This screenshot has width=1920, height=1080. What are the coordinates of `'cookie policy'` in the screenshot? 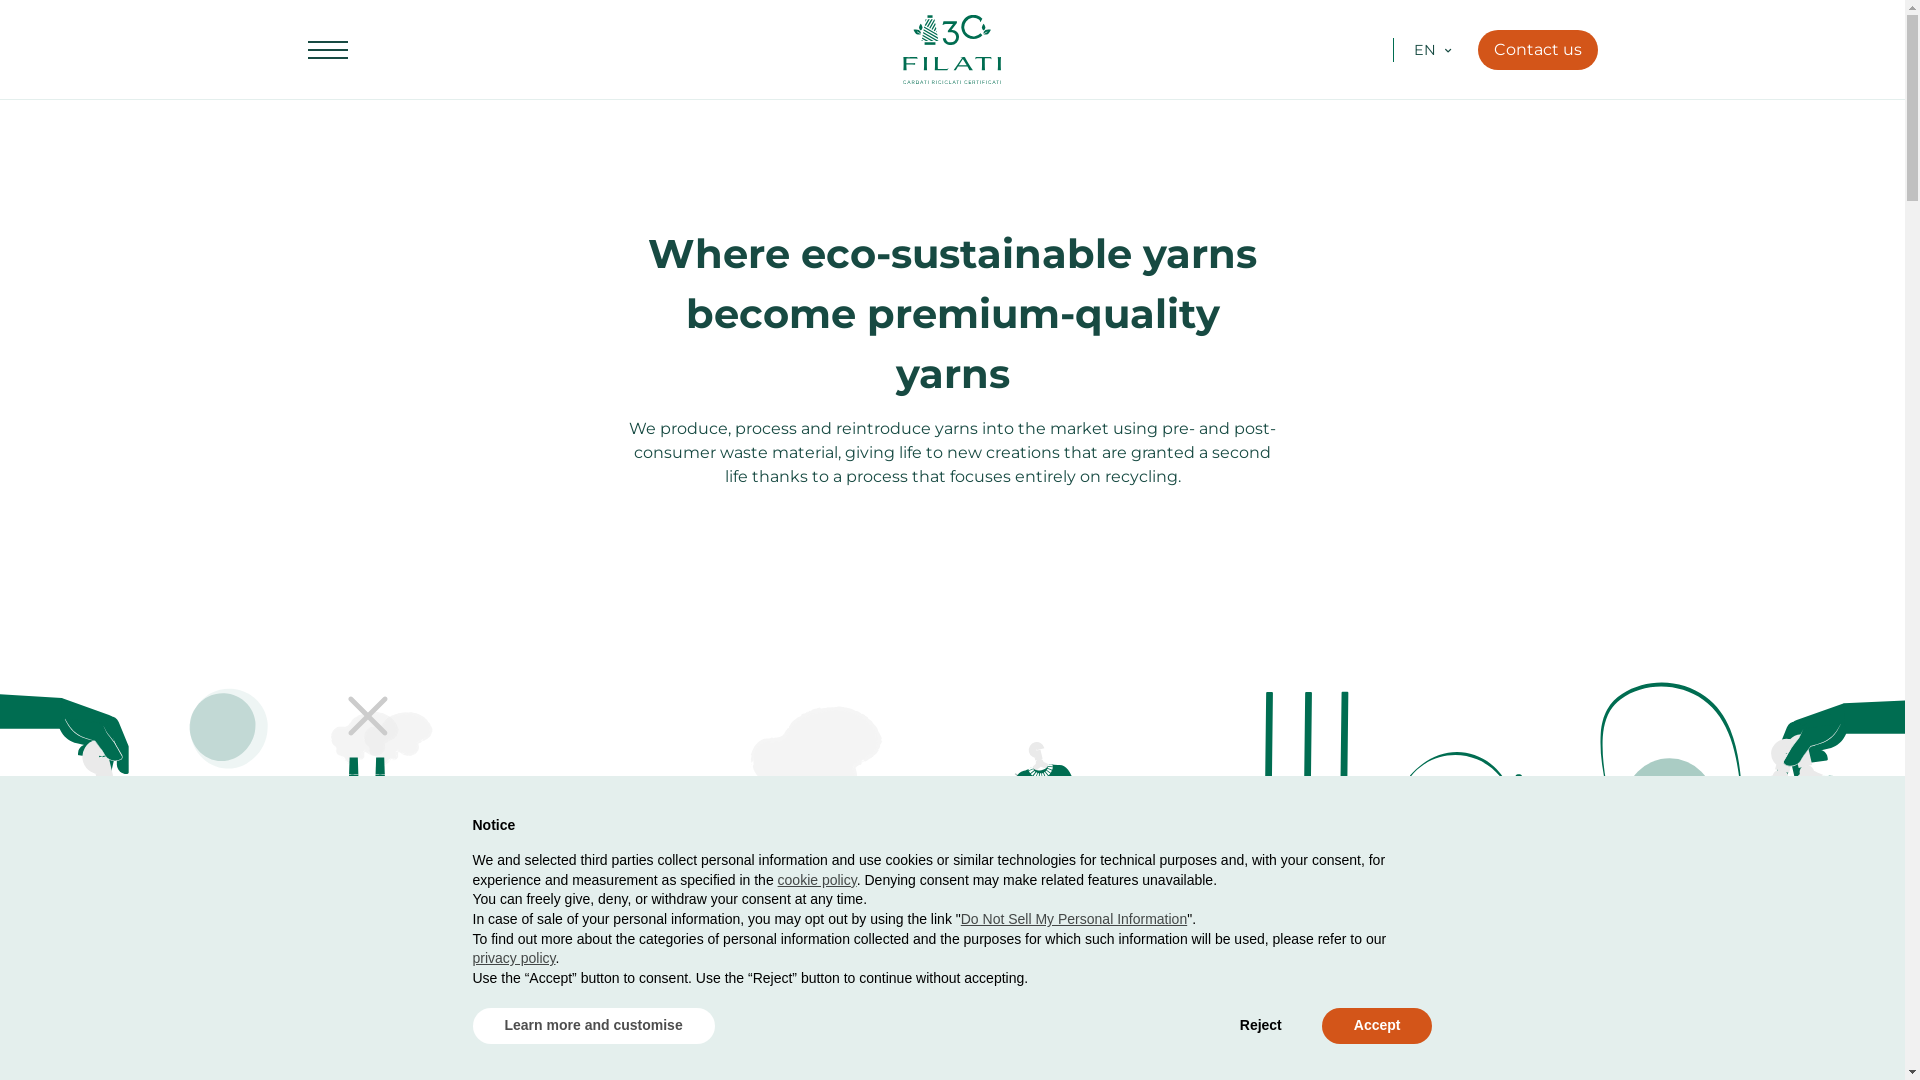 It's located at (817, 878).